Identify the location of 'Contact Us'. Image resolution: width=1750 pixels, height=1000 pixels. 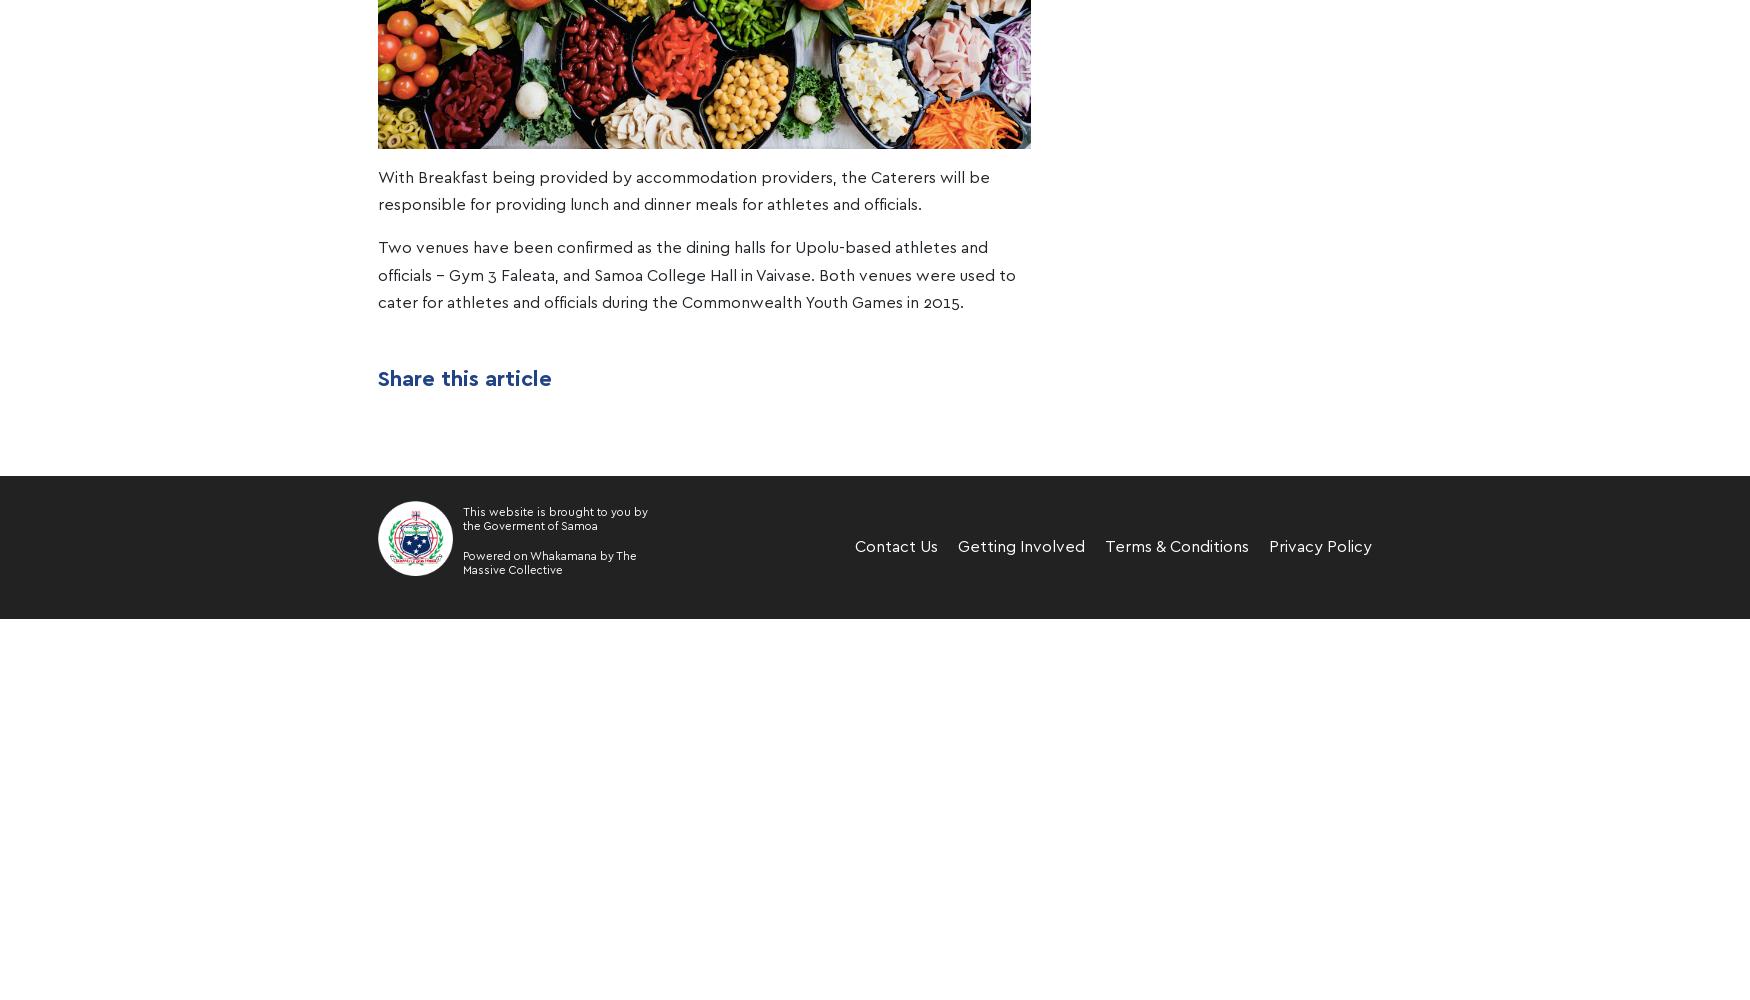
(894, 547).